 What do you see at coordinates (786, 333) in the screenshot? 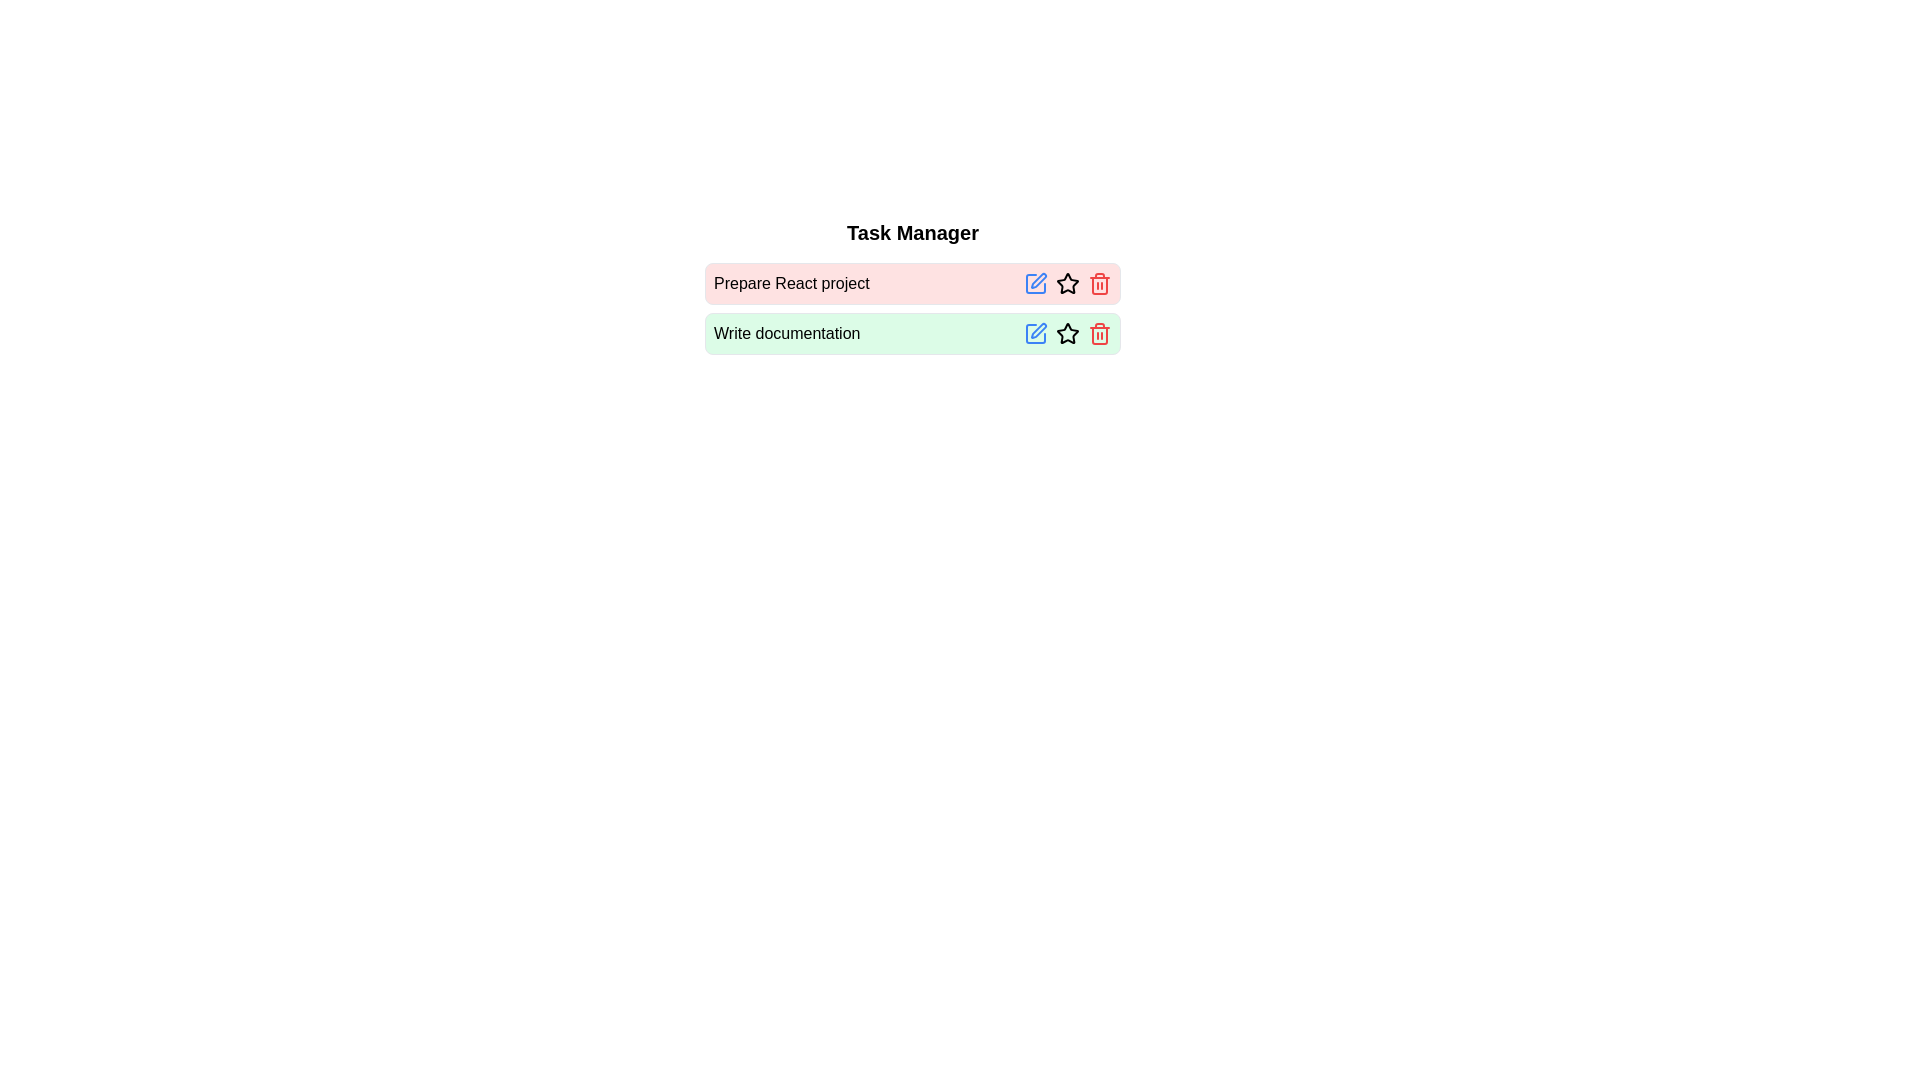
I see `text label displaying 'Write documentation' which is located in the second task row with a light green background` at bounding box center [786, 333].